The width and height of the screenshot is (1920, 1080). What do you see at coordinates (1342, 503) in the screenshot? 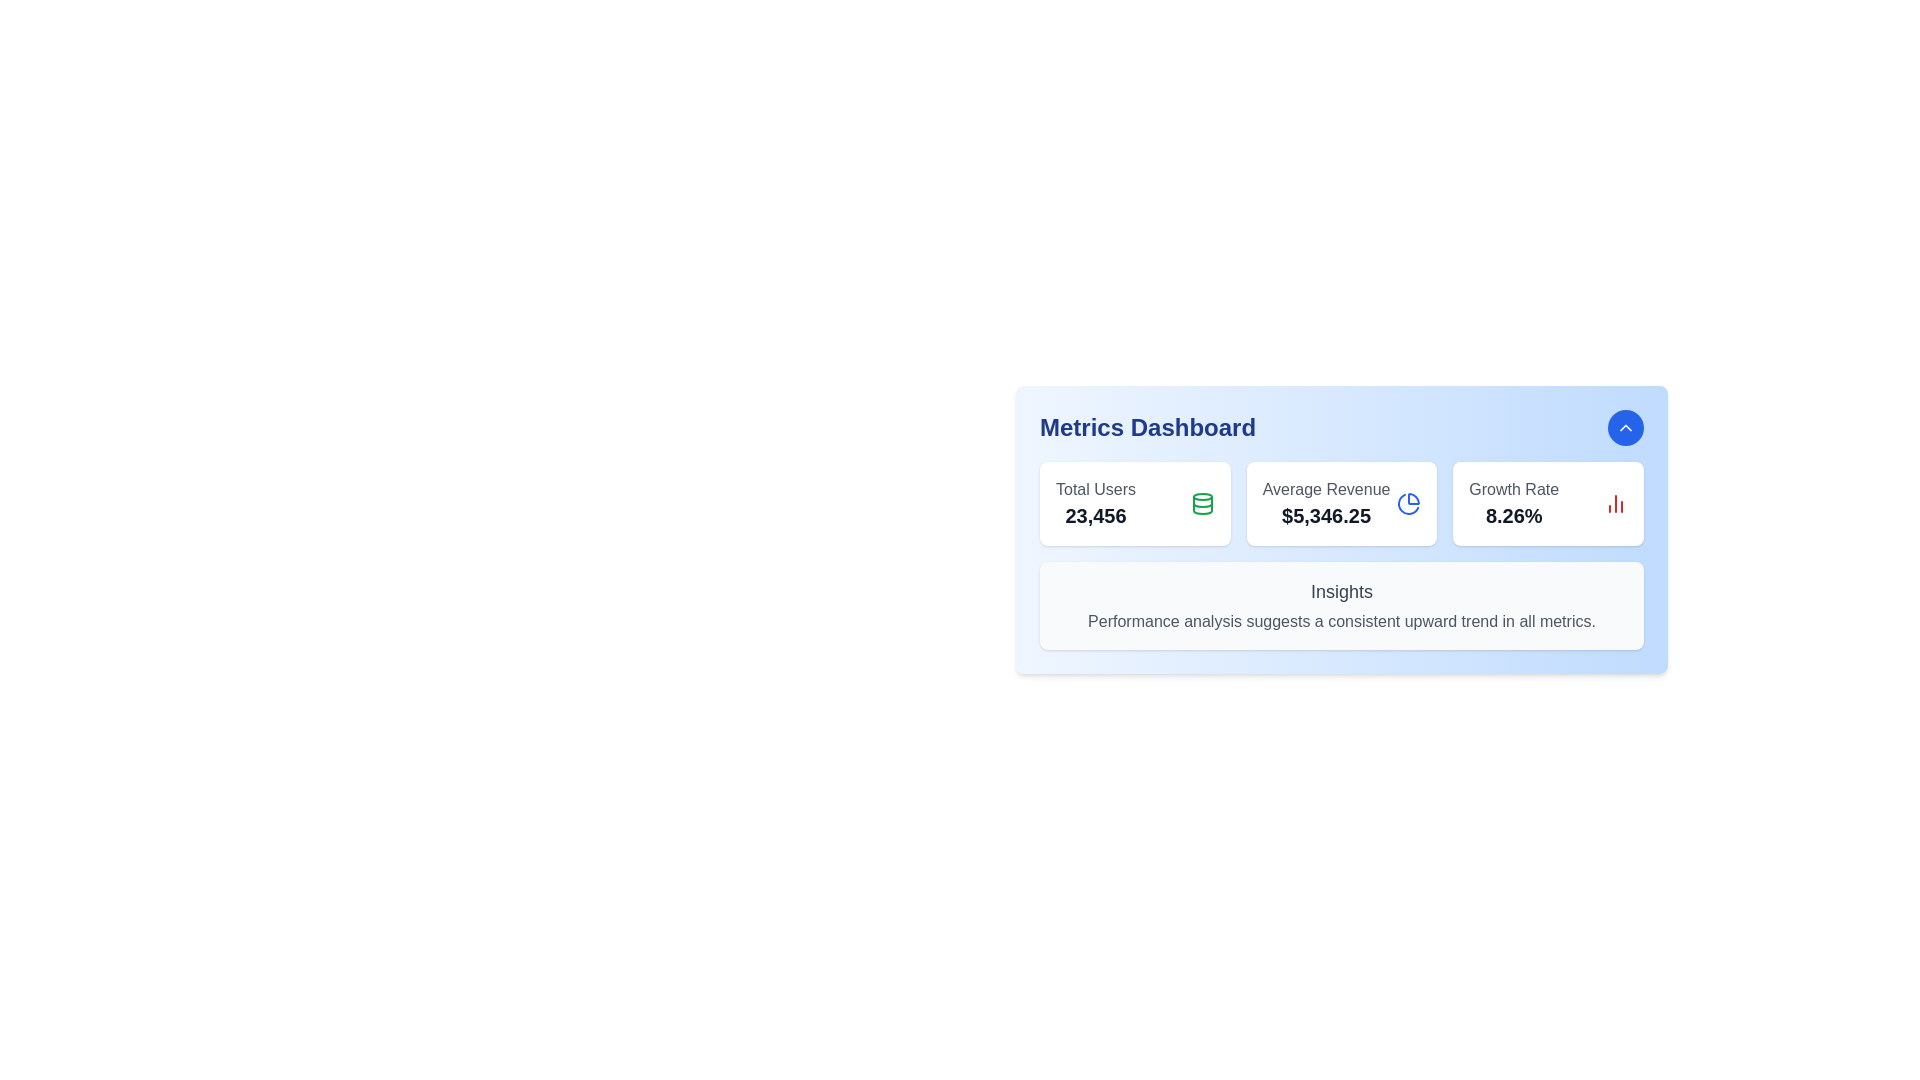
I see `the Informational Card displaying 'Average Revenue' with the value '$5,346.25', located in the Metrics Dashboard` at bounding box center [1342, 503].